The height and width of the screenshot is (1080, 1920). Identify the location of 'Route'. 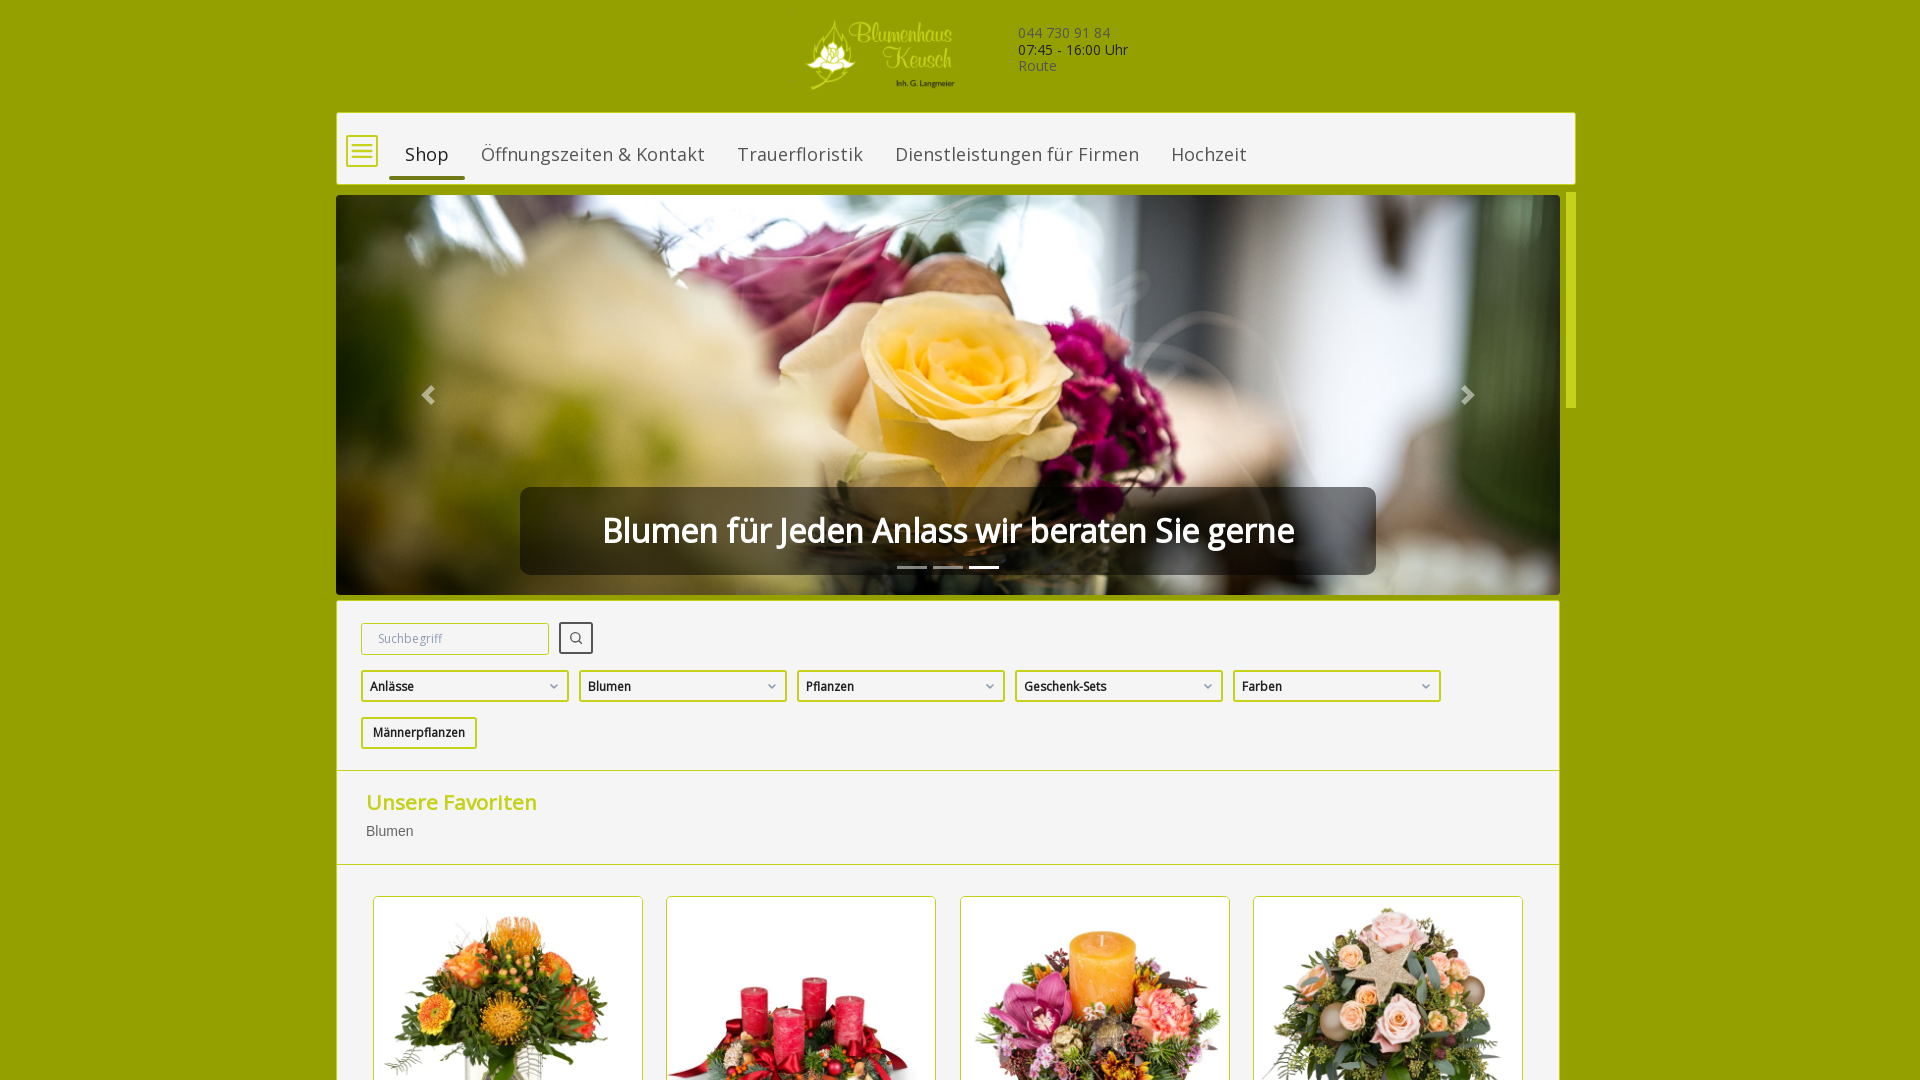
(1037, 64).